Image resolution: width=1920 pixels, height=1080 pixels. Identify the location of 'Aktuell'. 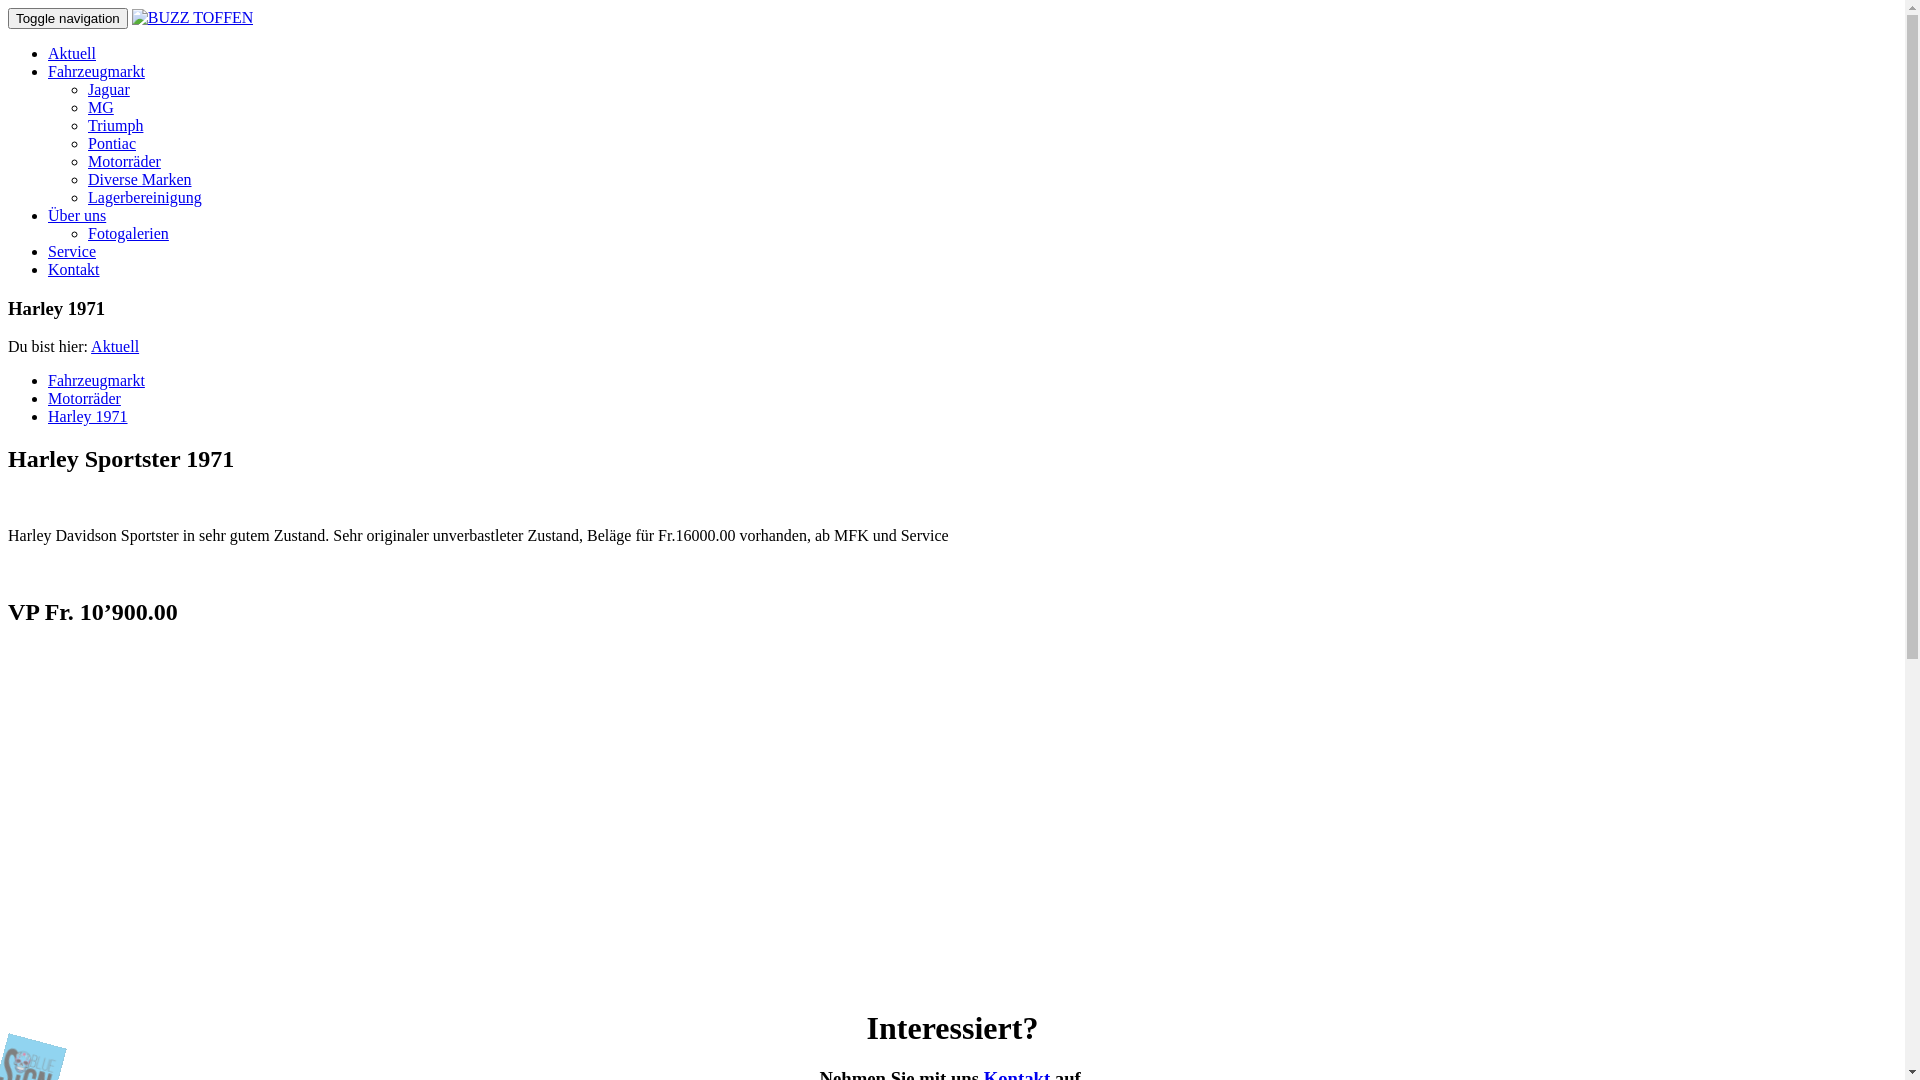
(114, 345).